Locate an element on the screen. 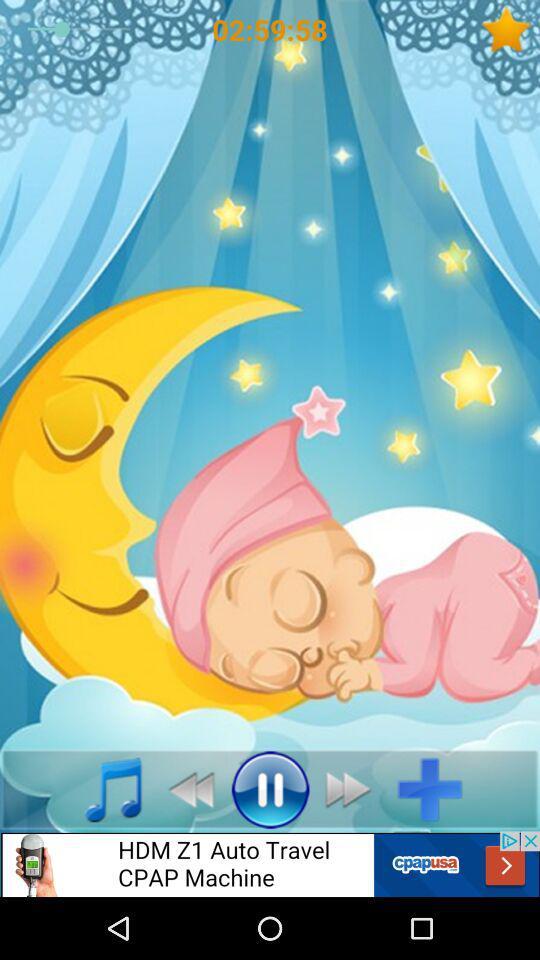  favorites is located at coordinates (510, 28).